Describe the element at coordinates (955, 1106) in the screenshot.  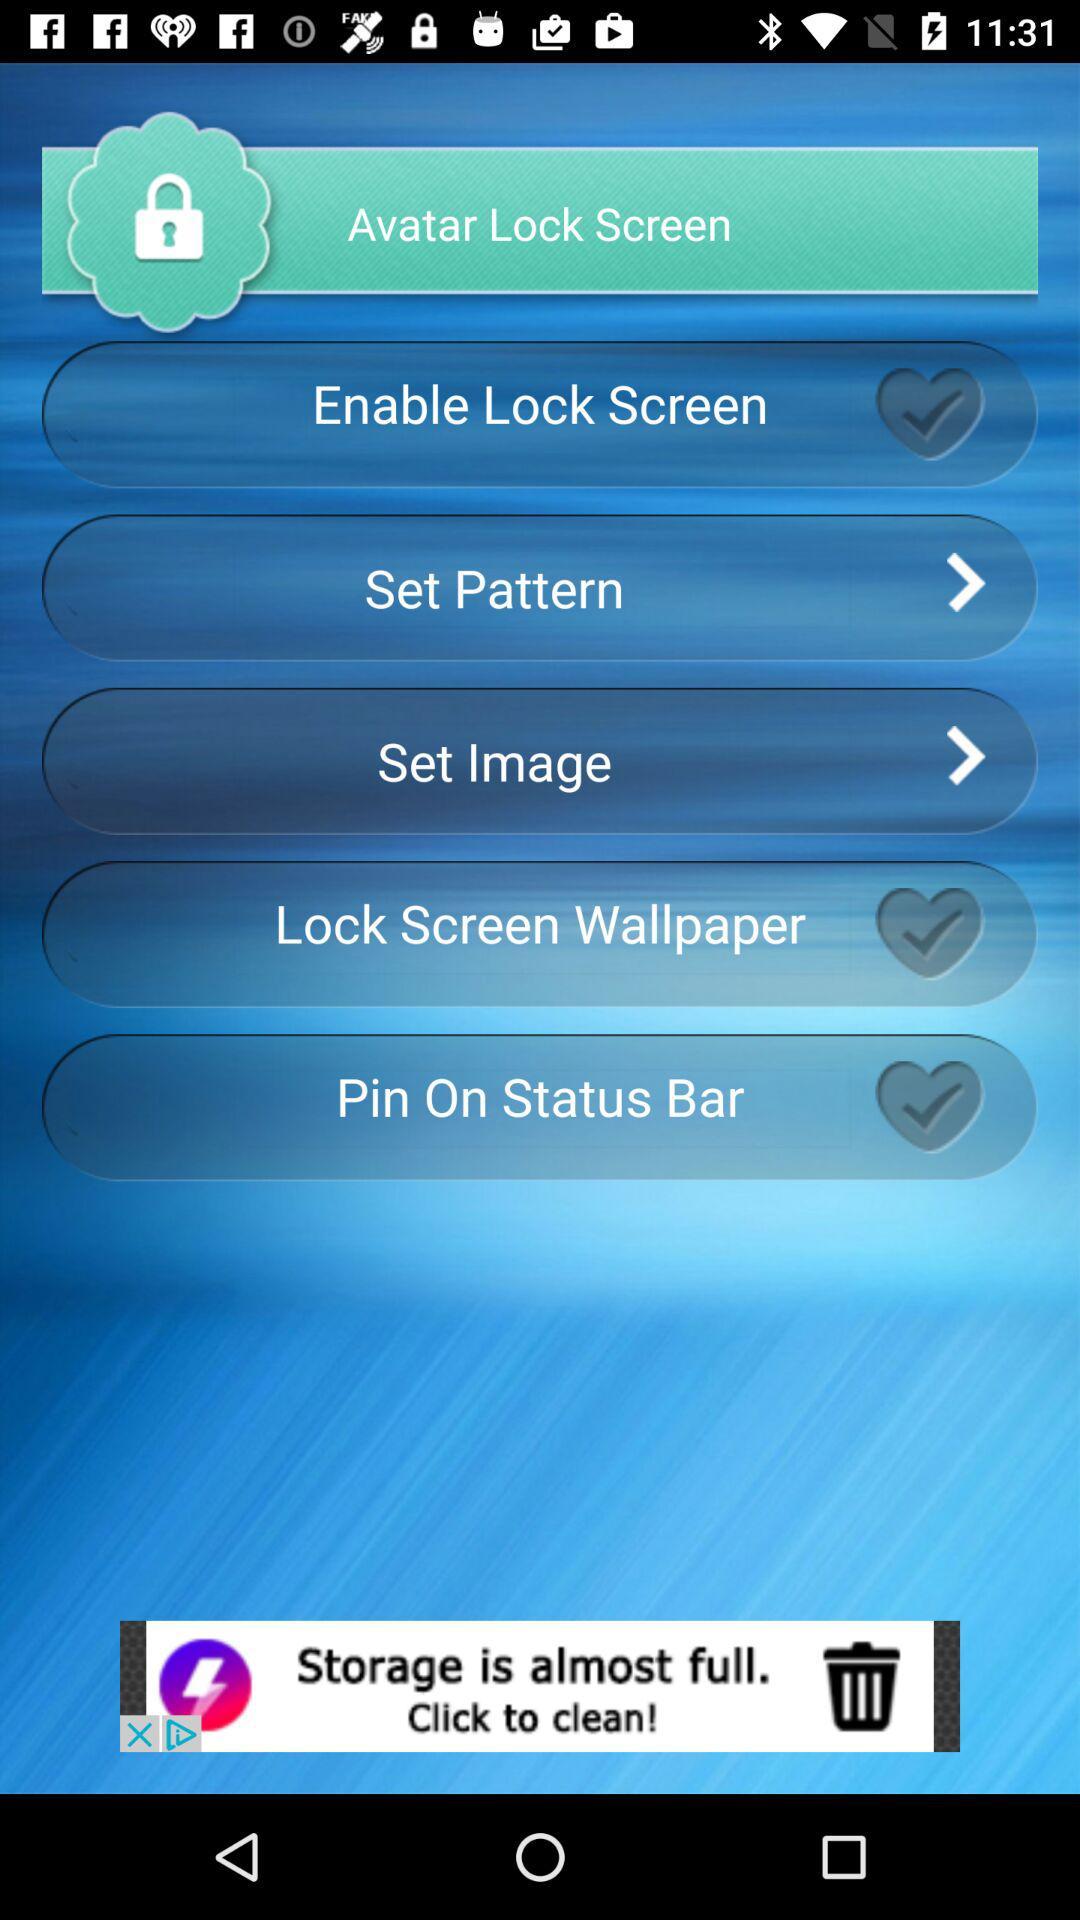
I see `enable feature` at that location.